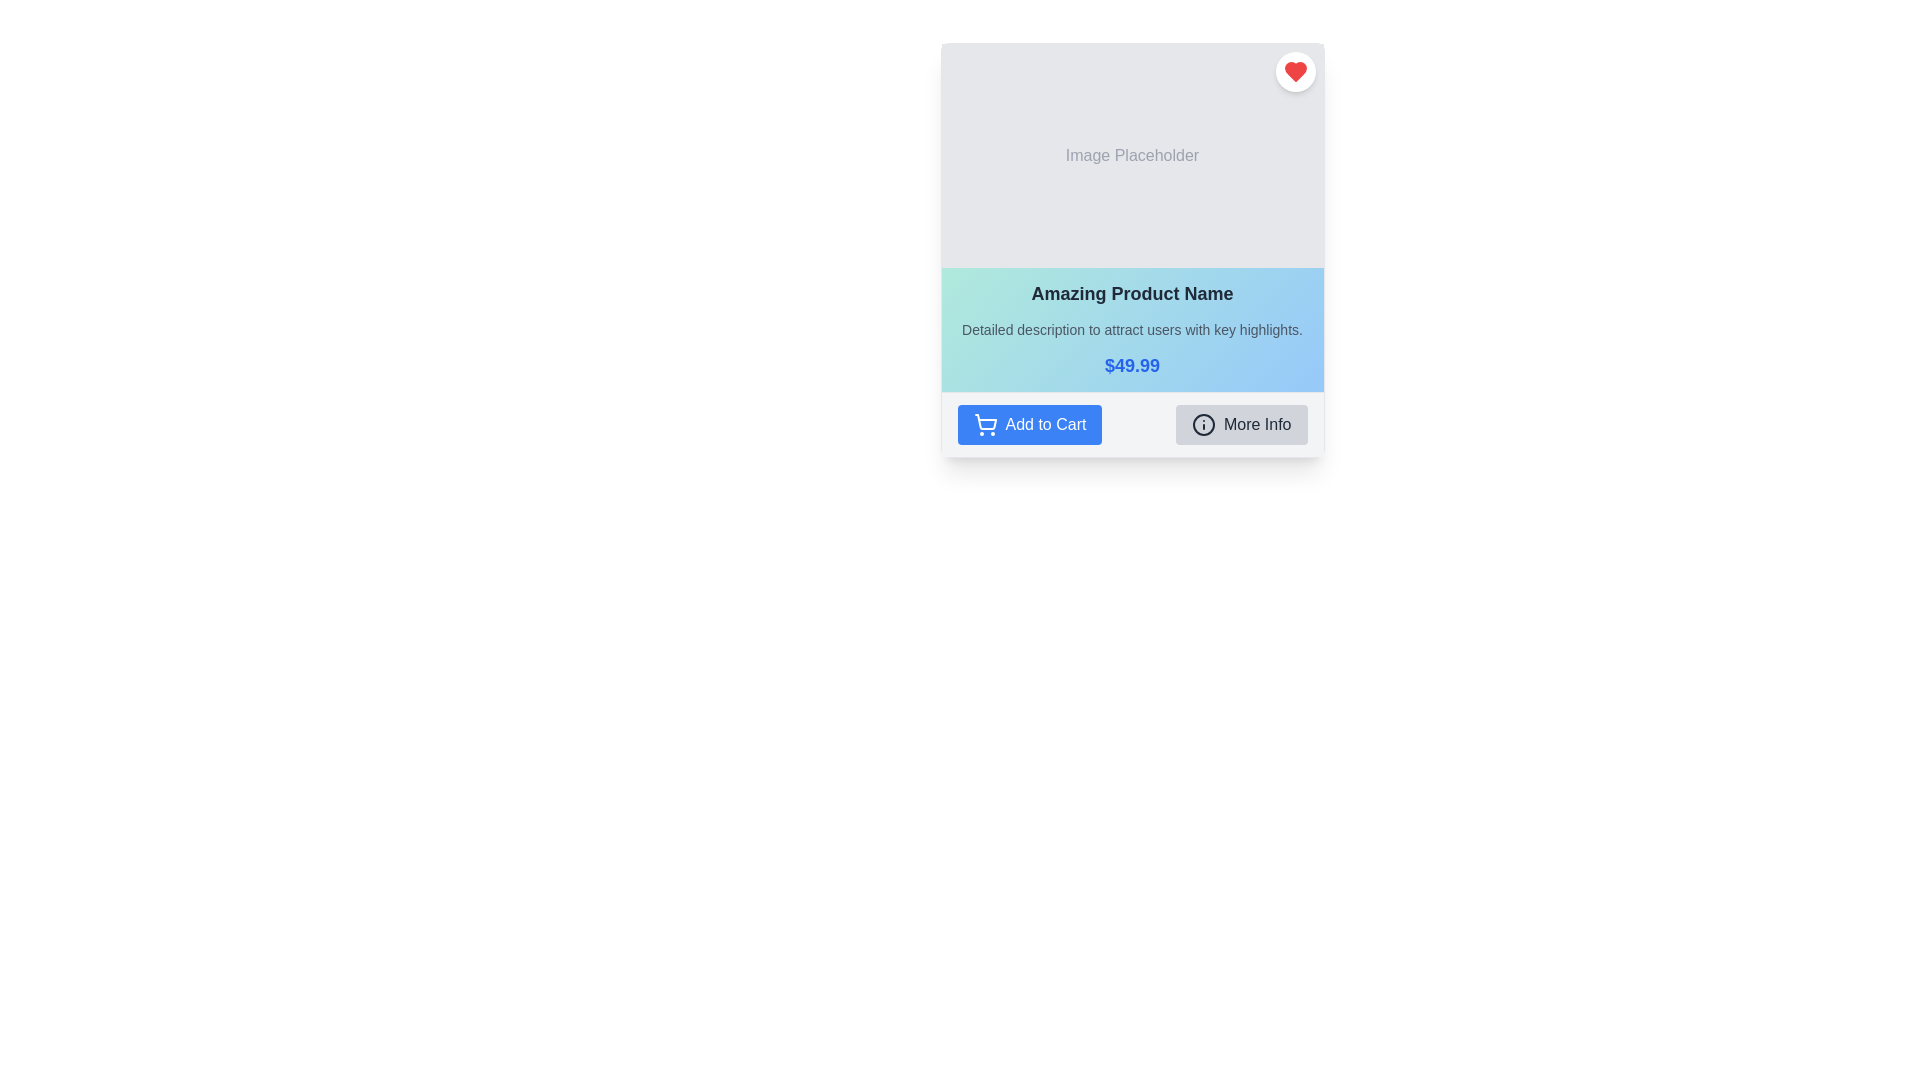  I want to click on the information display block containing the title 'Amazing Product Name', detailed description, and price in blue, so click(1132, 329).